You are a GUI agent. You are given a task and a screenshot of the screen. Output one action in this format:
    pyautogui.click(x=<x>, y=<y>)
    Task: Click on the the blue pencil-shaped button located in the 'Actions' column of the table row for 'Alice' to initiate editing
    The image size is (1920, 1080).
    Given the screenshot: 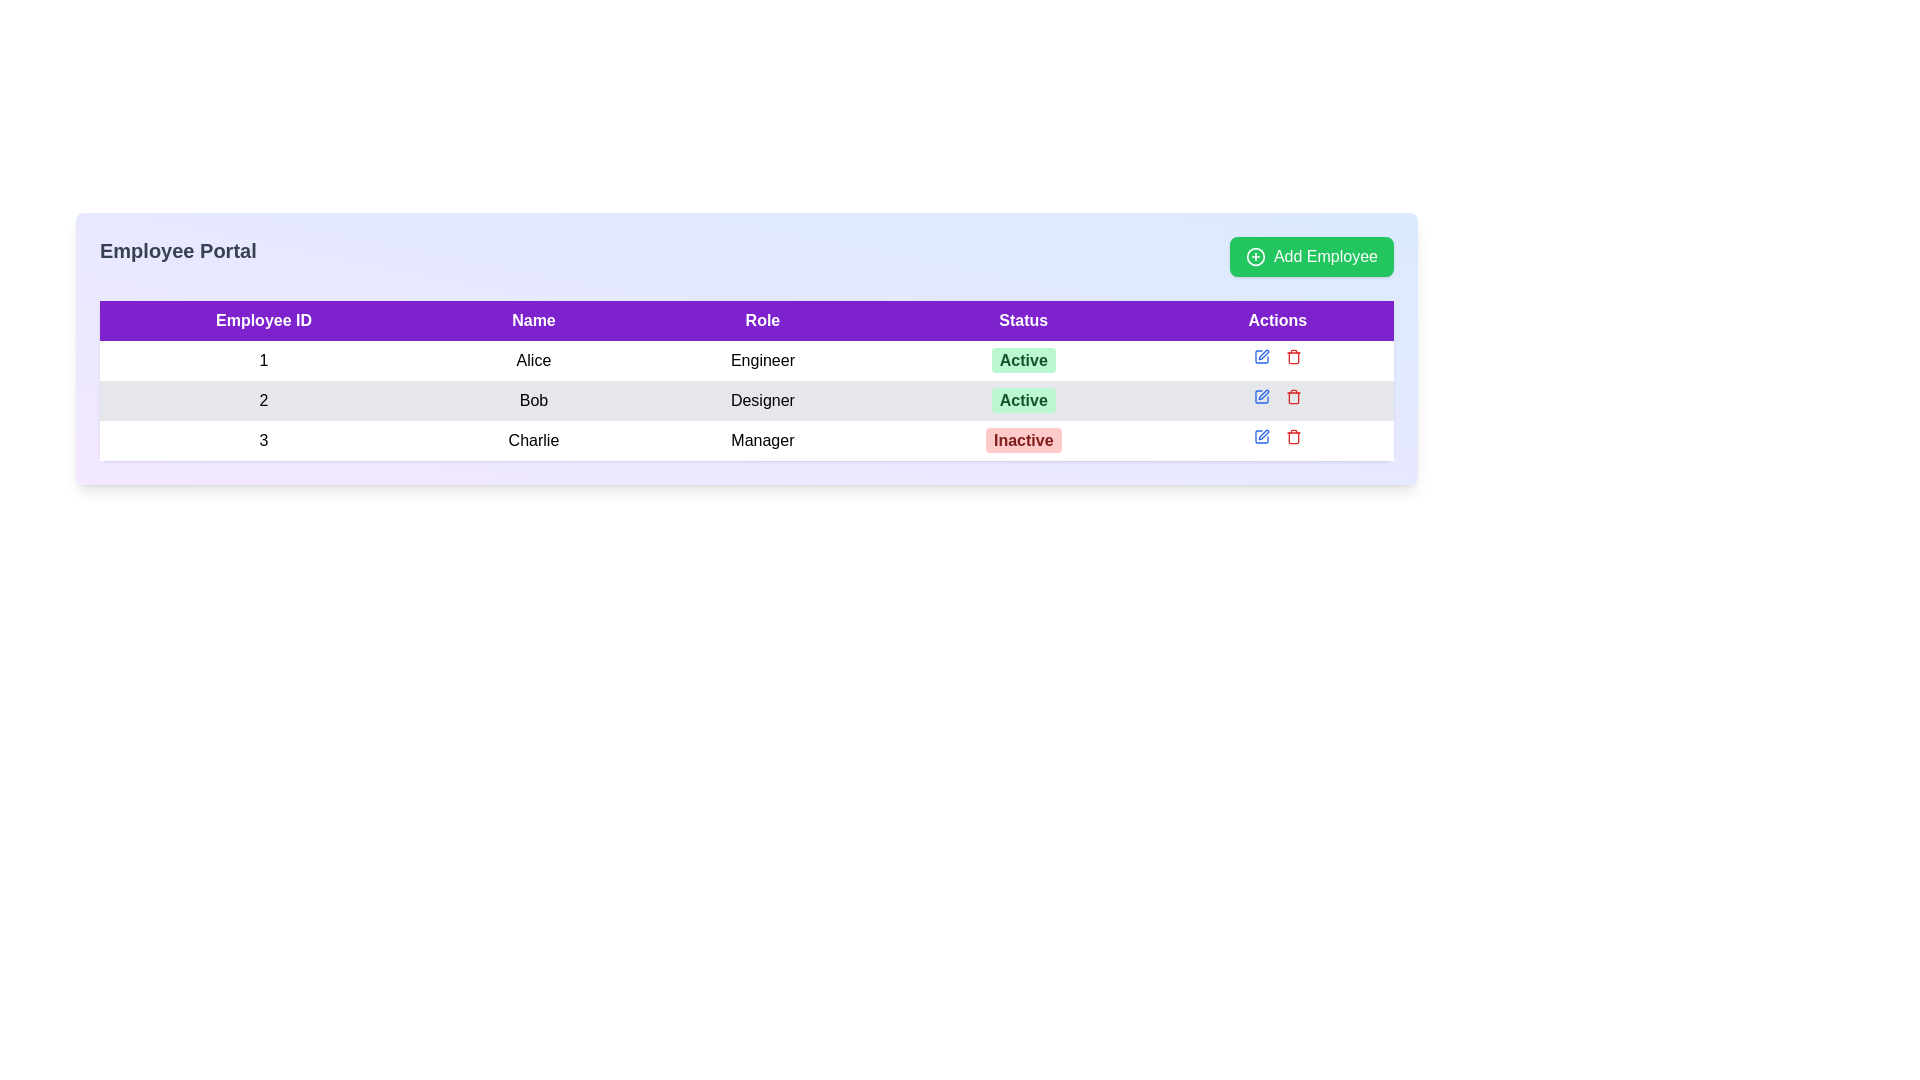 What is the action you would take?
    pyautogui.click(x=1260, y=356)
    